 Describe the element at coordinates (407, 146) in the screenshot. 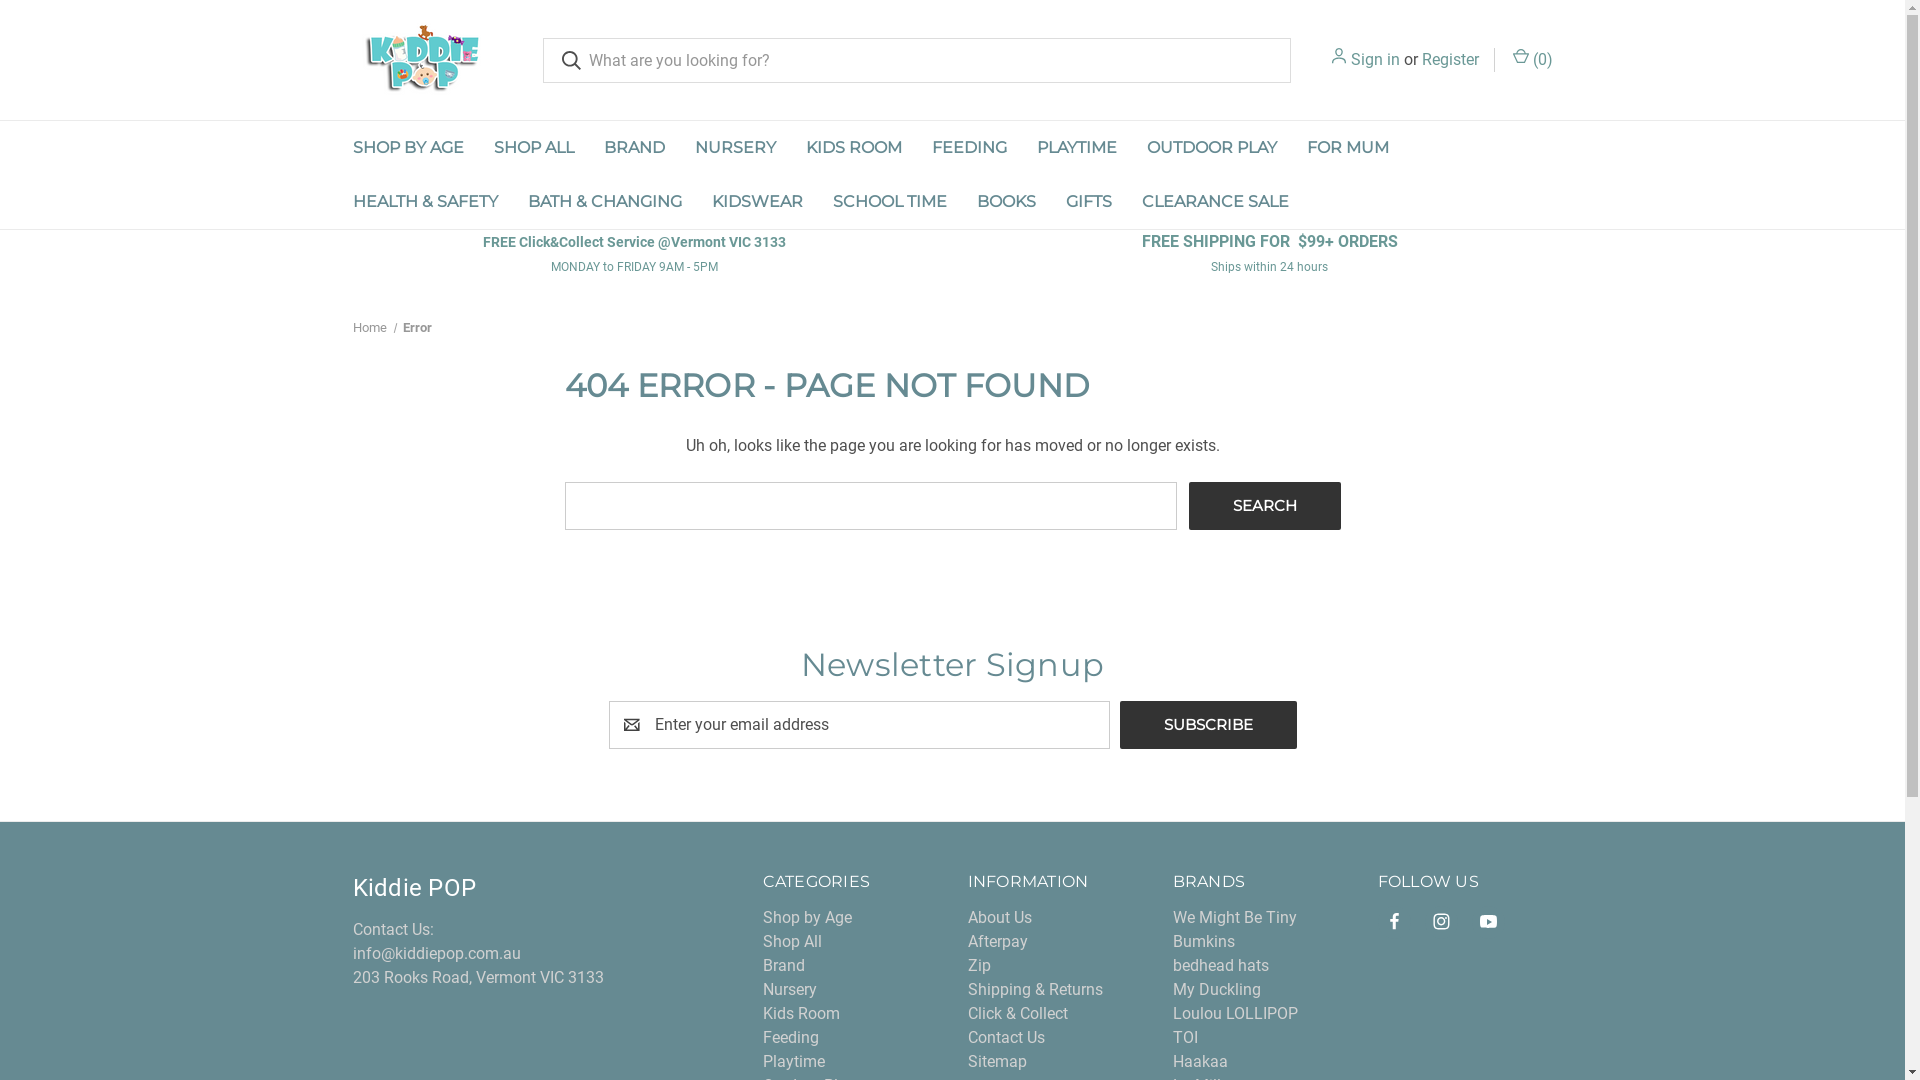

I see `'SHOP BY AGE'` at that location.